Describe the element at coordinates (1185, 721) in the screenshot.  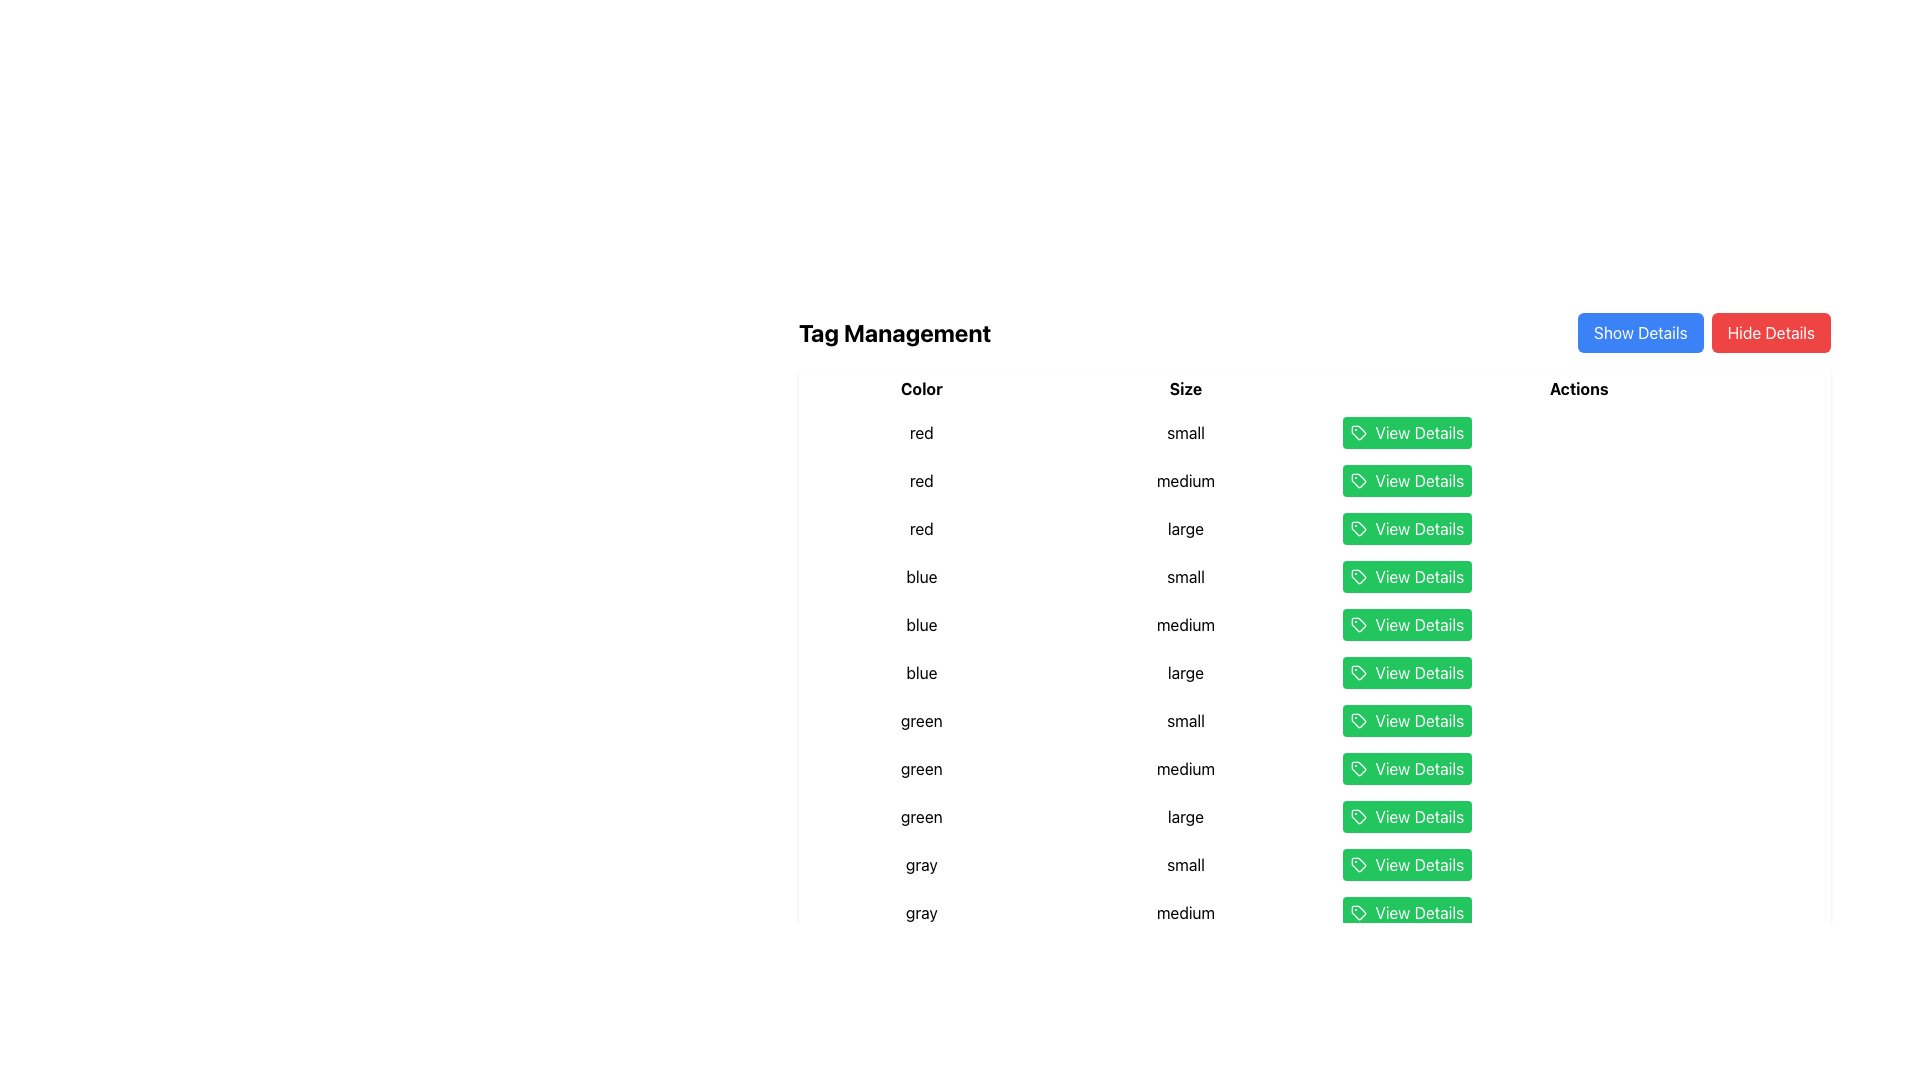
I see `the text label 'small' located under the 'Size' column in the grid layout, positioned between the 'green' label and the 'View Details' button` at that location.